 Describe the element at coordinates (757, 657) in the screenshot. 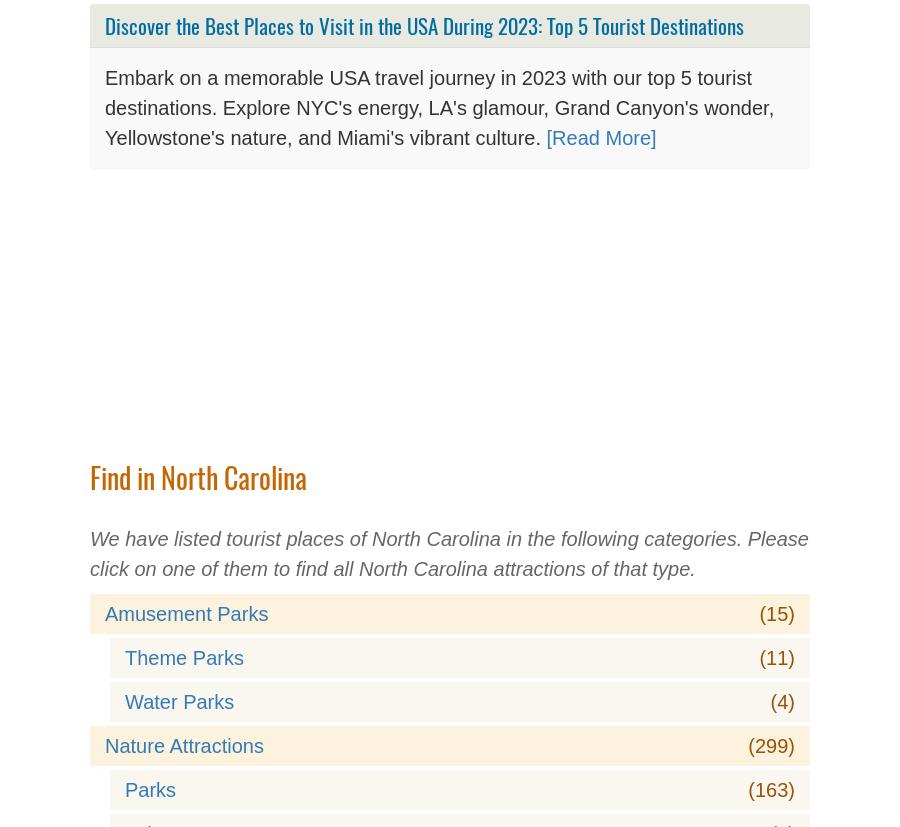

I see `'(11)'` at that location.